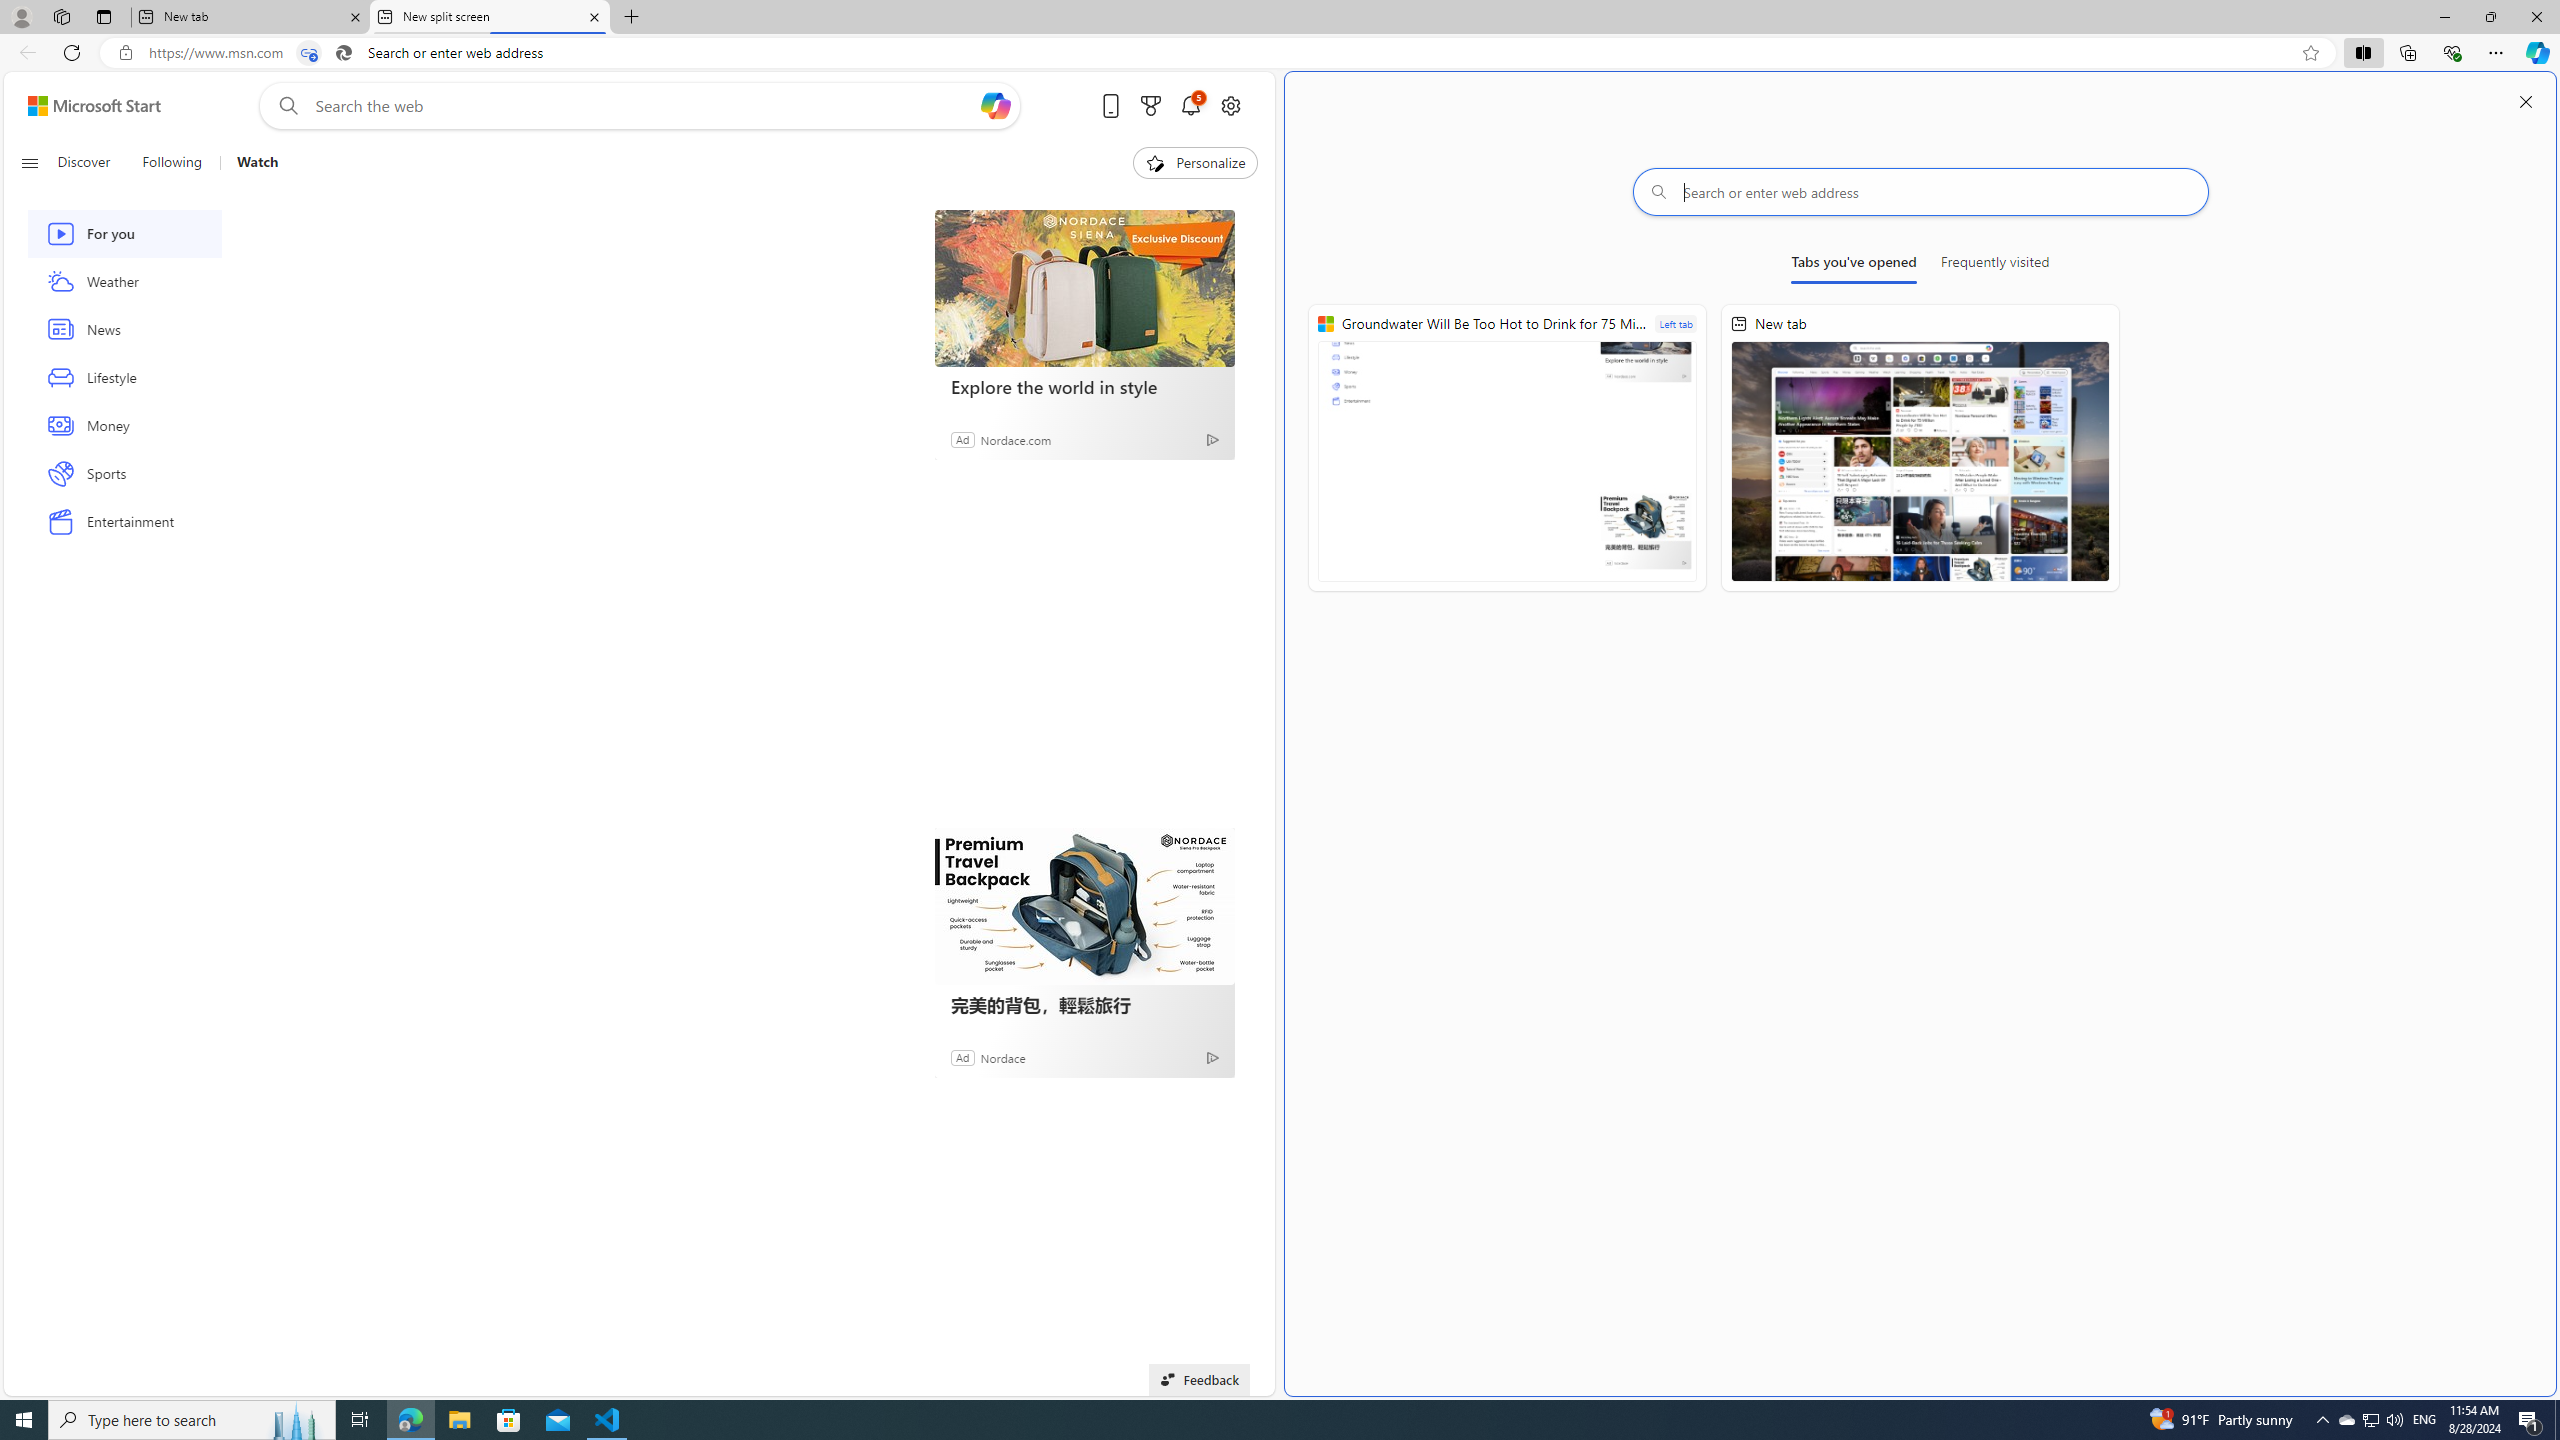  What do you see at coordinates (1149, 106) in the screenshot?
I see `'Microsoft rewards'` at bounding box center [1149, 106].